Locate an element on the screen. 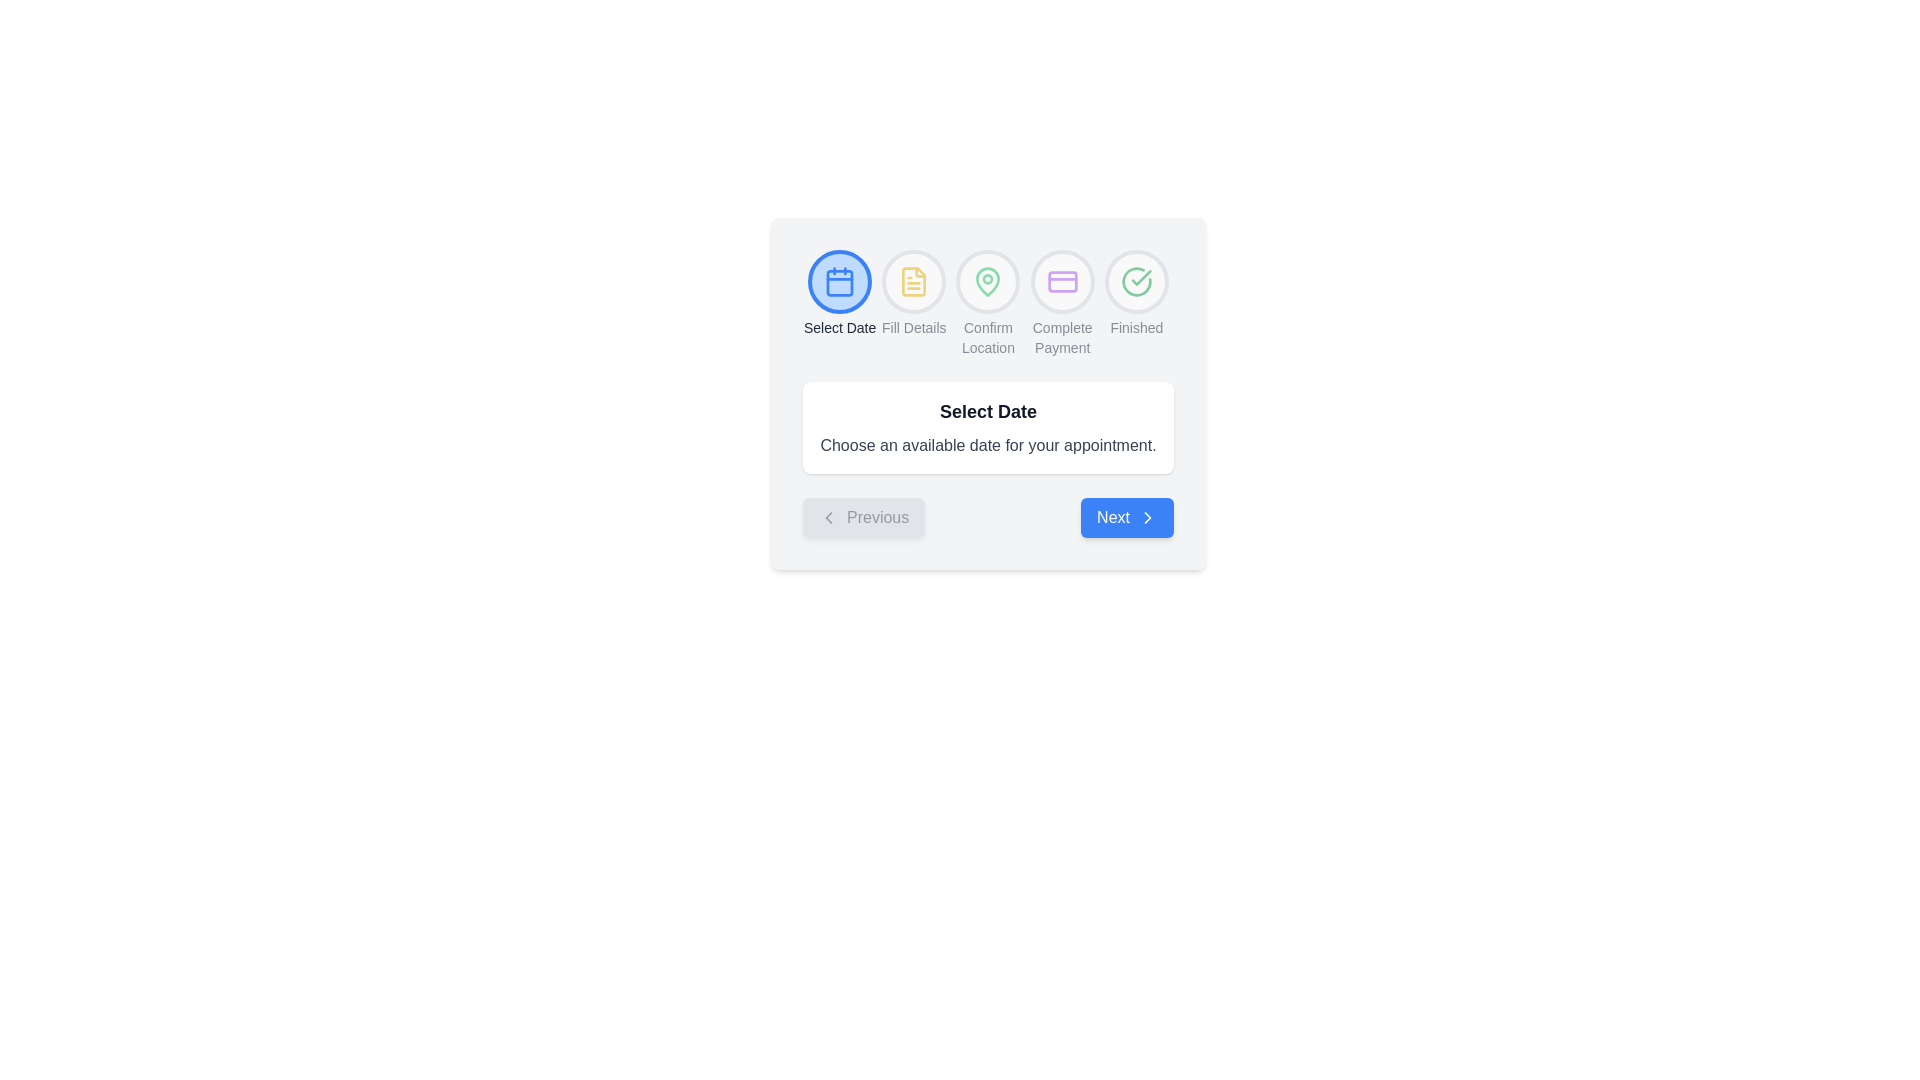 This screenshot has width=1920, height=1080. the Step indicator with a calendar symbol labeled 'Select Date' is located at coordinates (840, 304).